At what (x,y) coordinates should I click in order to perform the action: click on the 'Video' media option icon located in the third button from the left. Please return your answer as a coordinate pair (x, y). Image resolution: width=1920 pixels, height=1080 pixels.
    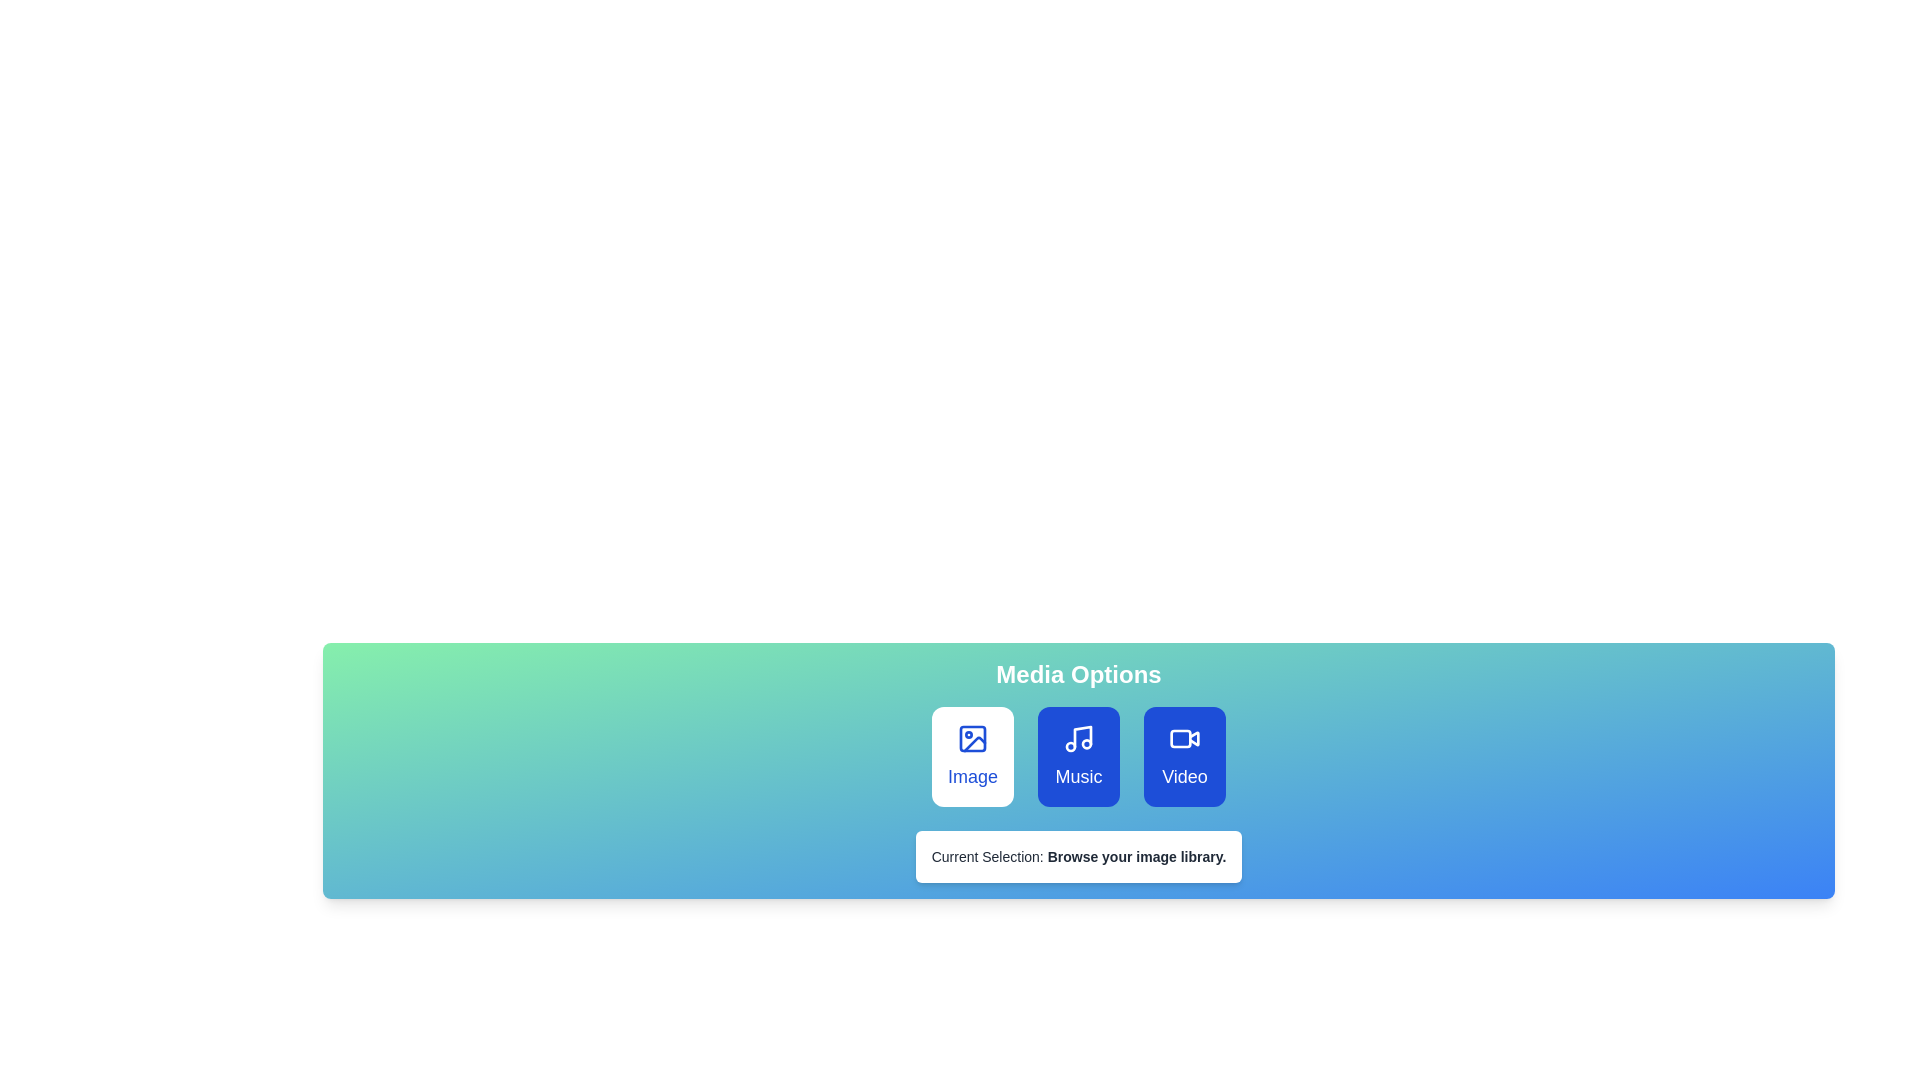
    Looking at the image, I should click on (1185, 739).